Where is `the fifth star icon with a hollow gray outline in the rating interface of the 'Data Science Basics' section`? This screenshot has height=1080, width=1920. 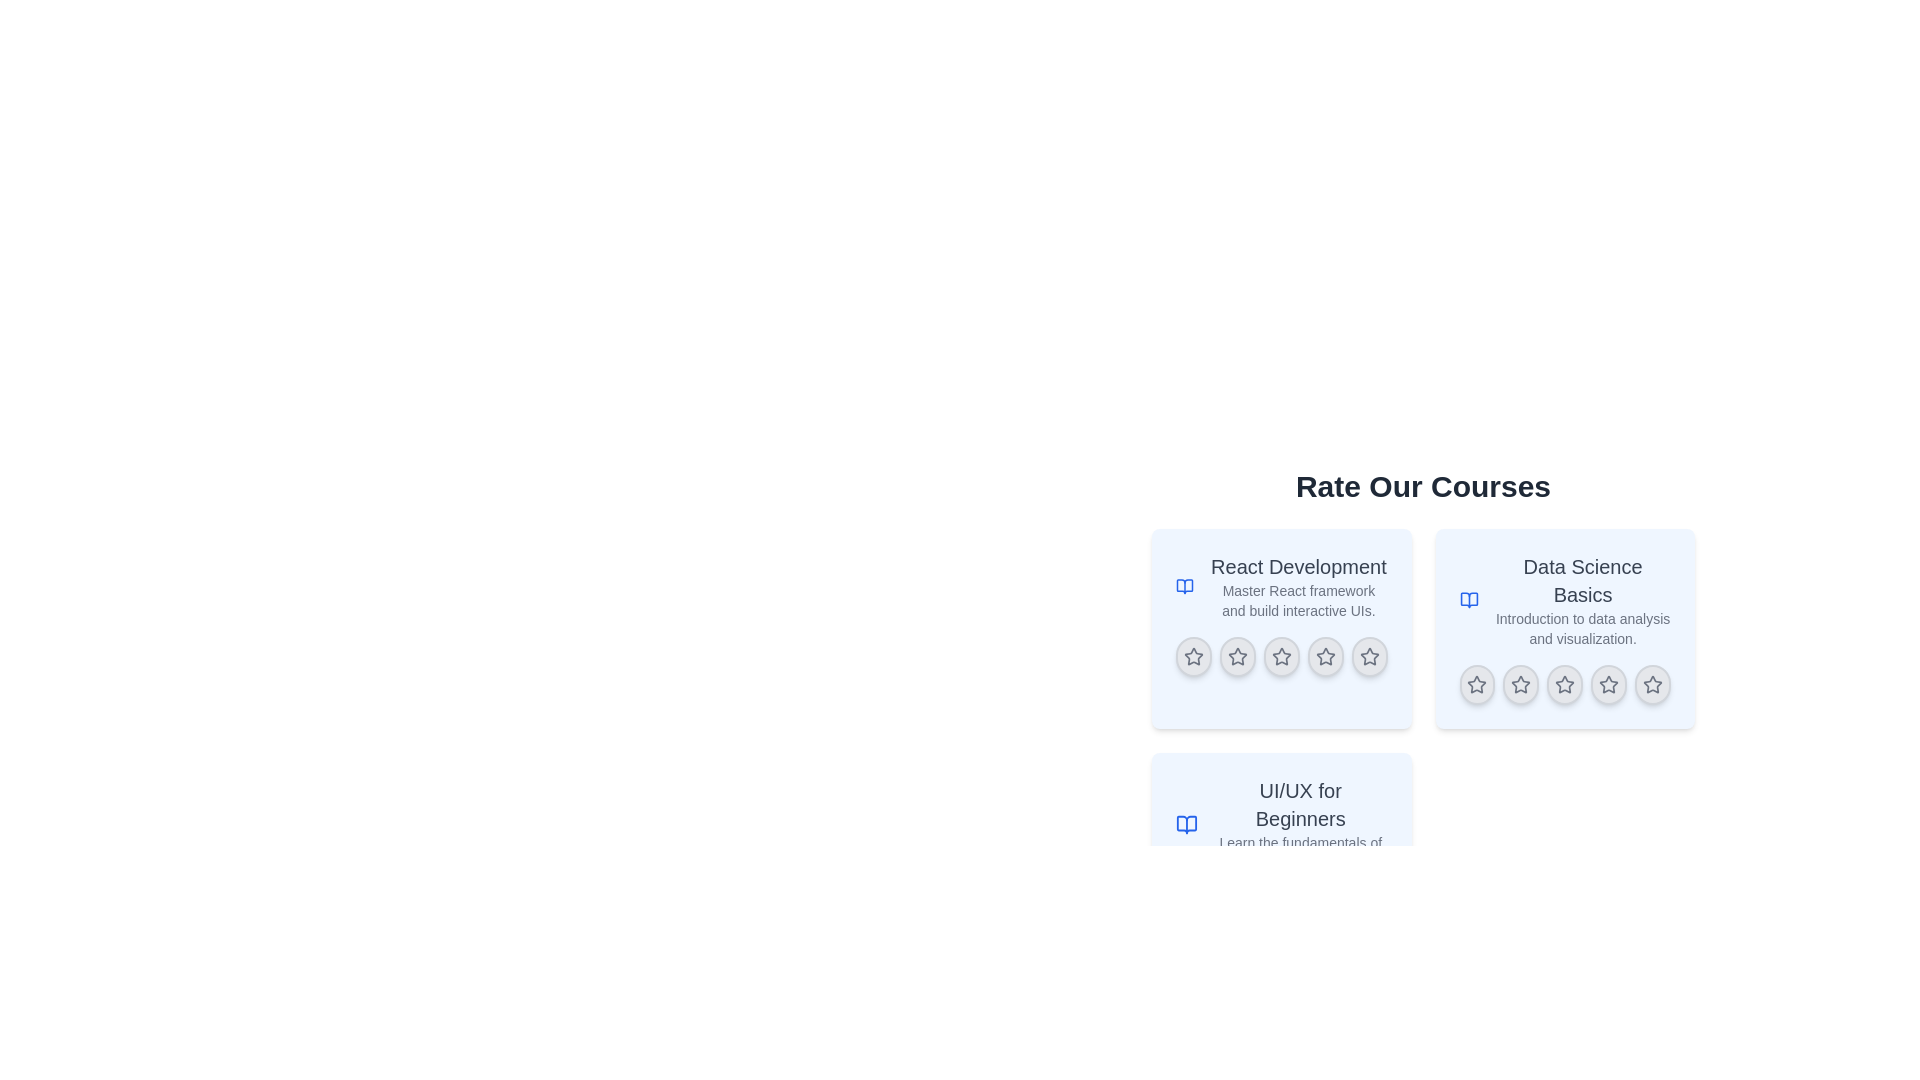 the fifth star icon with a hollow gray outline in the rating interface of the 'Data Science Basics' section is located at coordinates (1653, 684).